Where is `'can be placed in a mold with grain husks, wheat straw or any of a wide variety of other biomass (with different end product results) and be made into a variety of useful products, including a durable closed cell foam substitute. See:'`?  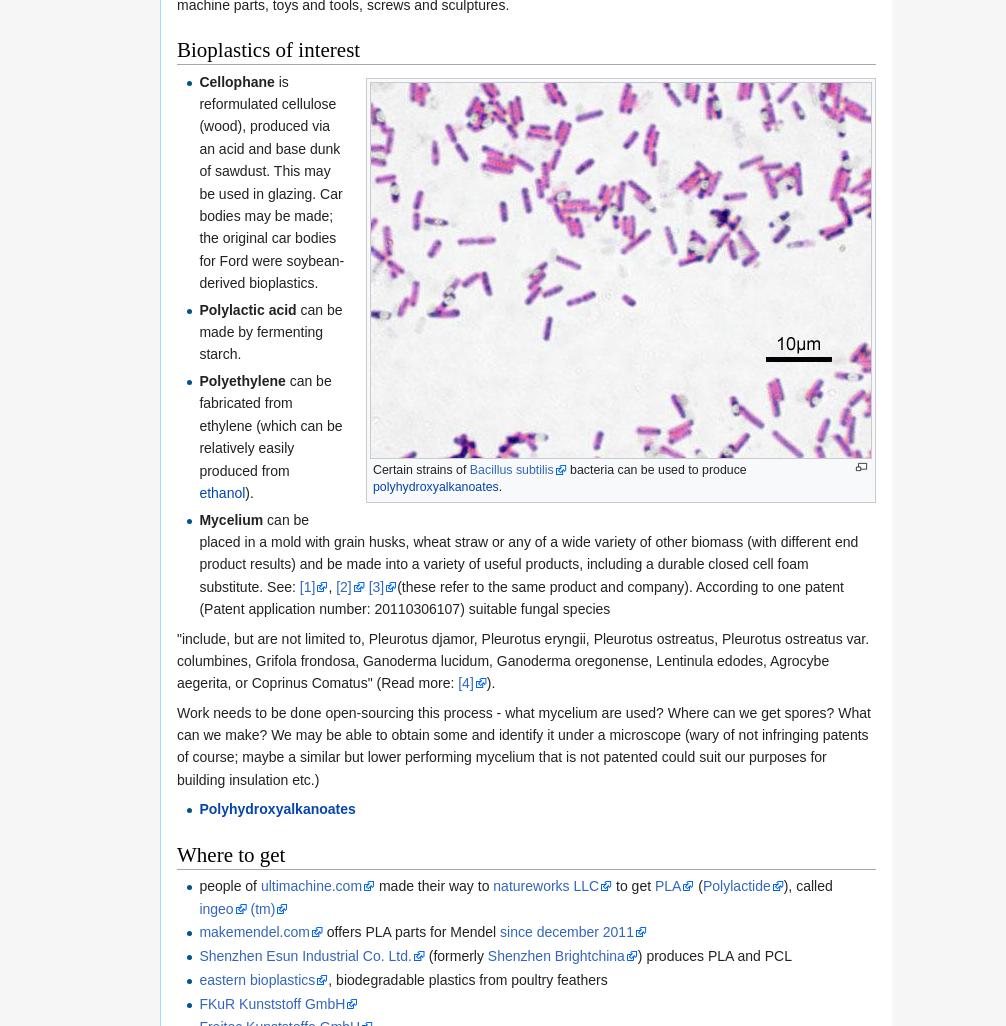 'can be placed in a mold with grain husks, wheat straw or any of a wide variety of other biomass (with different end product results) and be made into a variety of useful products, including a durable closed cell foam substitute. See:' is located at coordinates (528, 552).